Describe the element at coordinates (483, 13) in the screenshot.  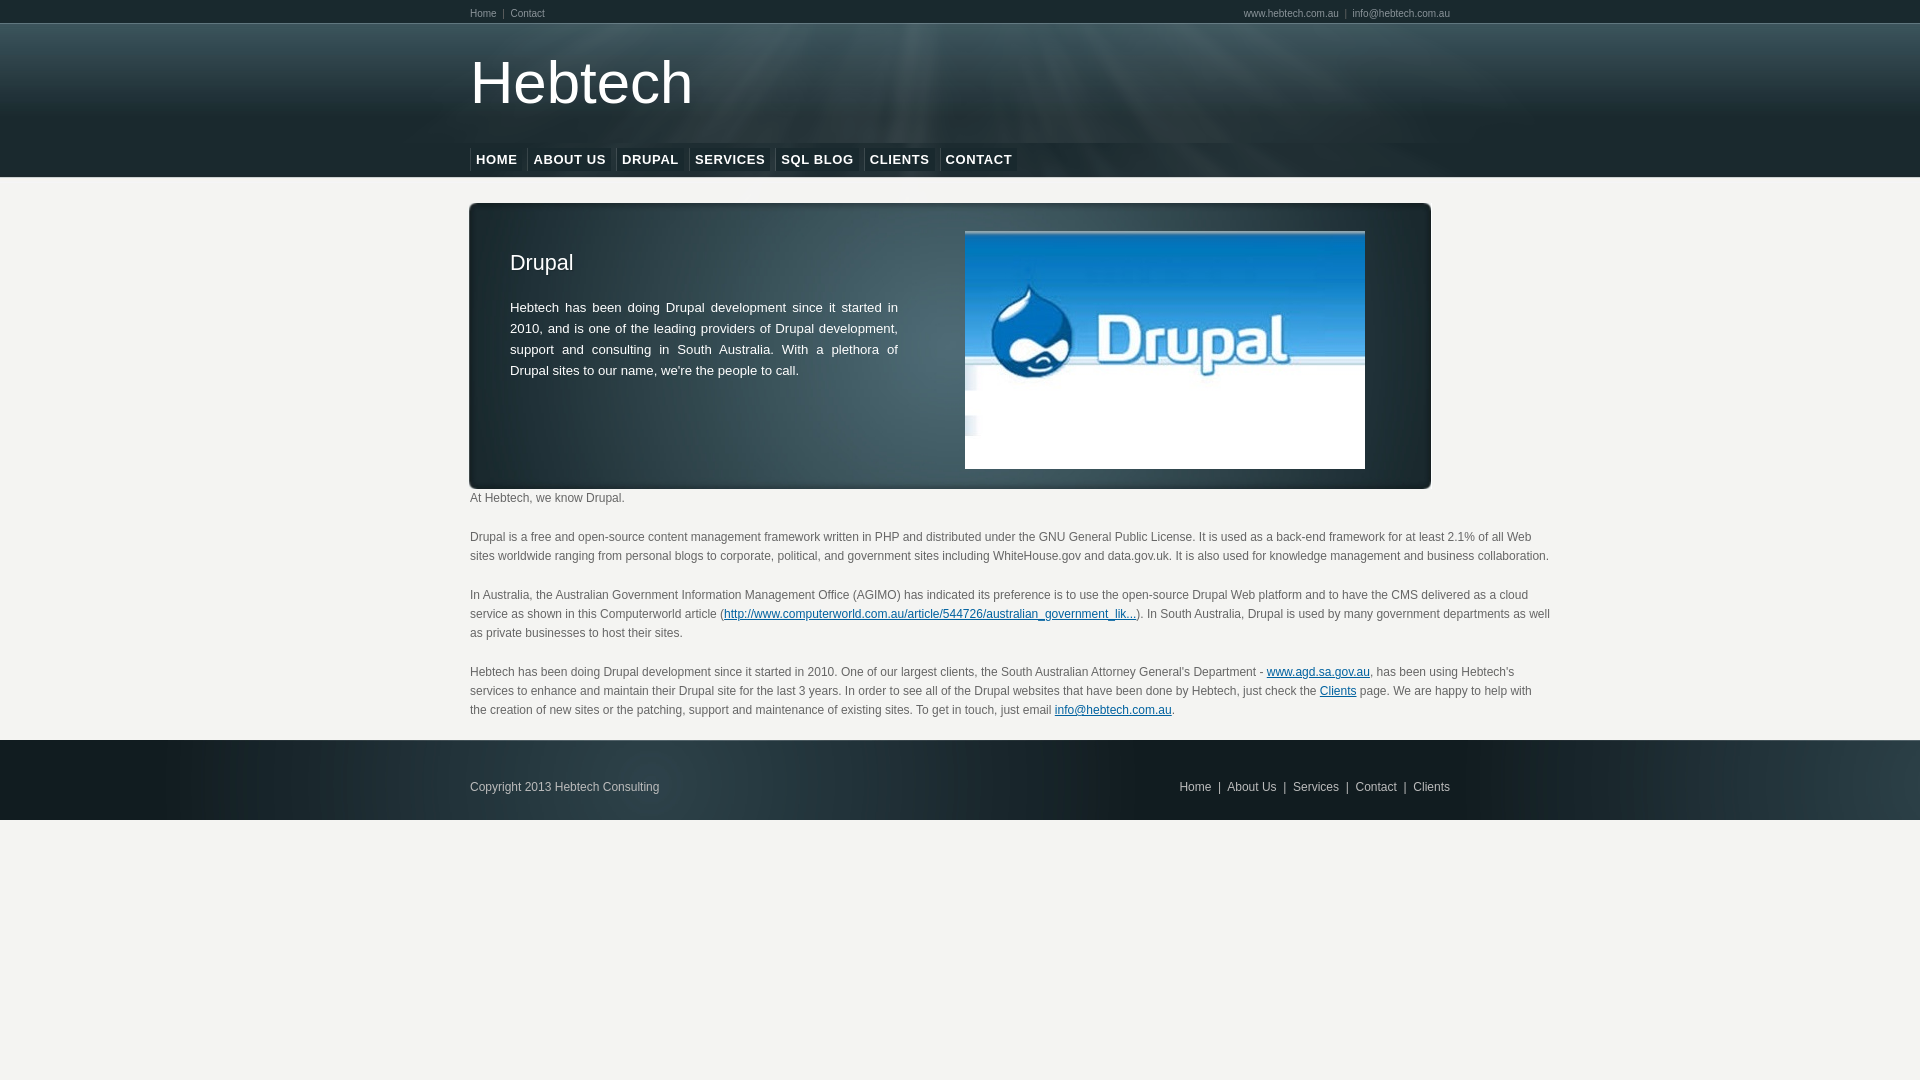
I see `'Home'` at that location.